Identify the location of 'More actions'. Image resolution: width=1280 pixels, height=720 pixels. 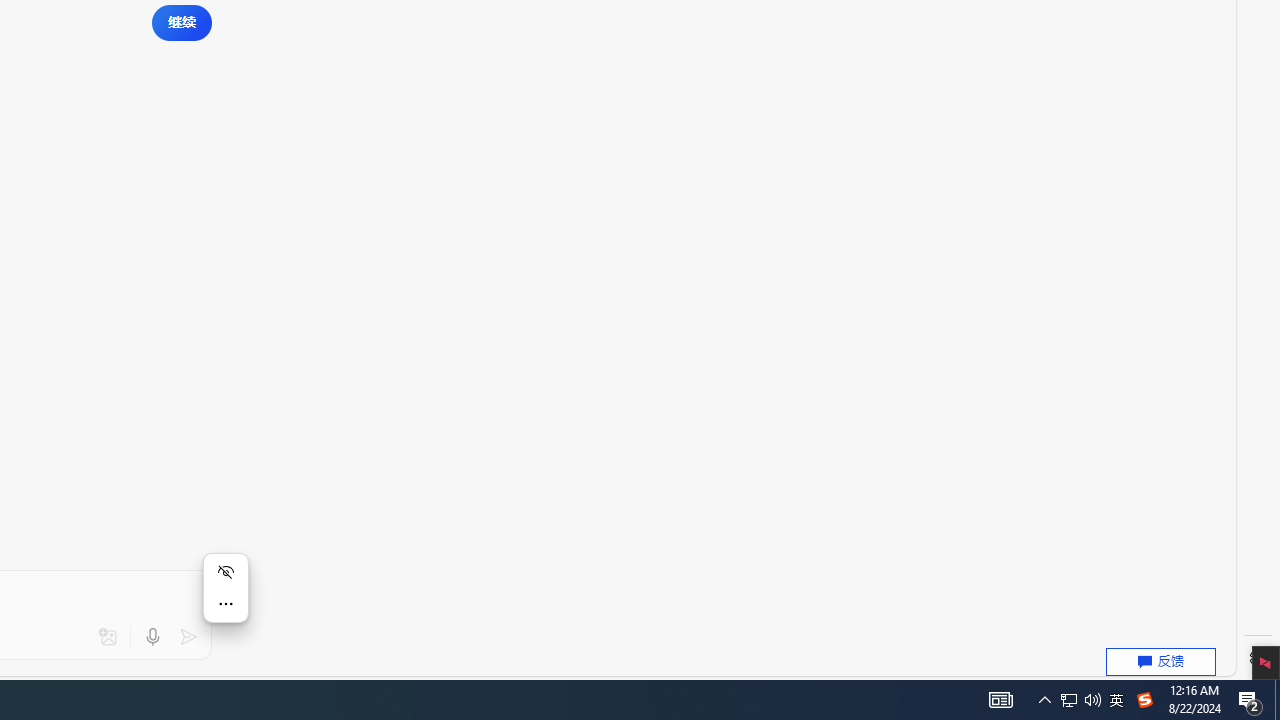
(225, 603).